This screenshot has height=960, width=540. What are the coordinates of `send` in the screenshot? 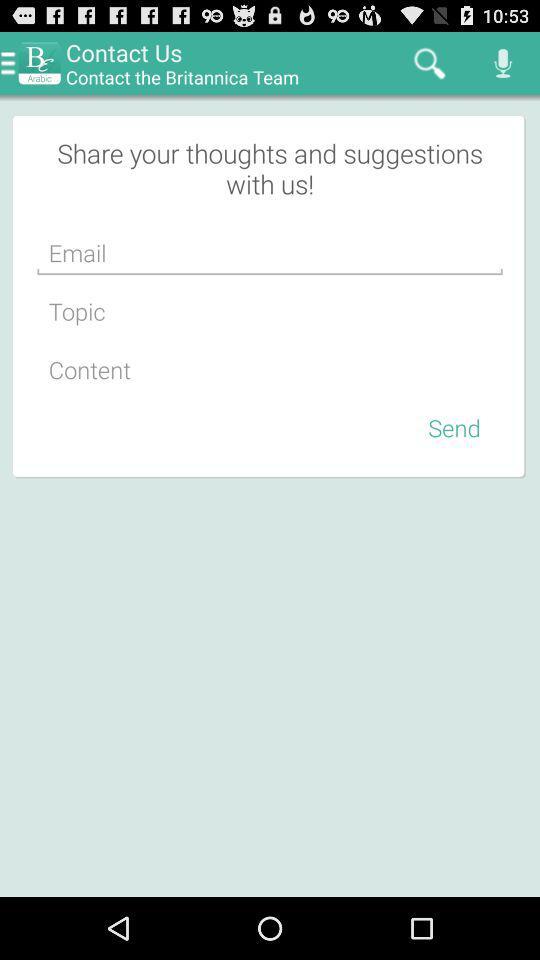 It's located at (454, 427).